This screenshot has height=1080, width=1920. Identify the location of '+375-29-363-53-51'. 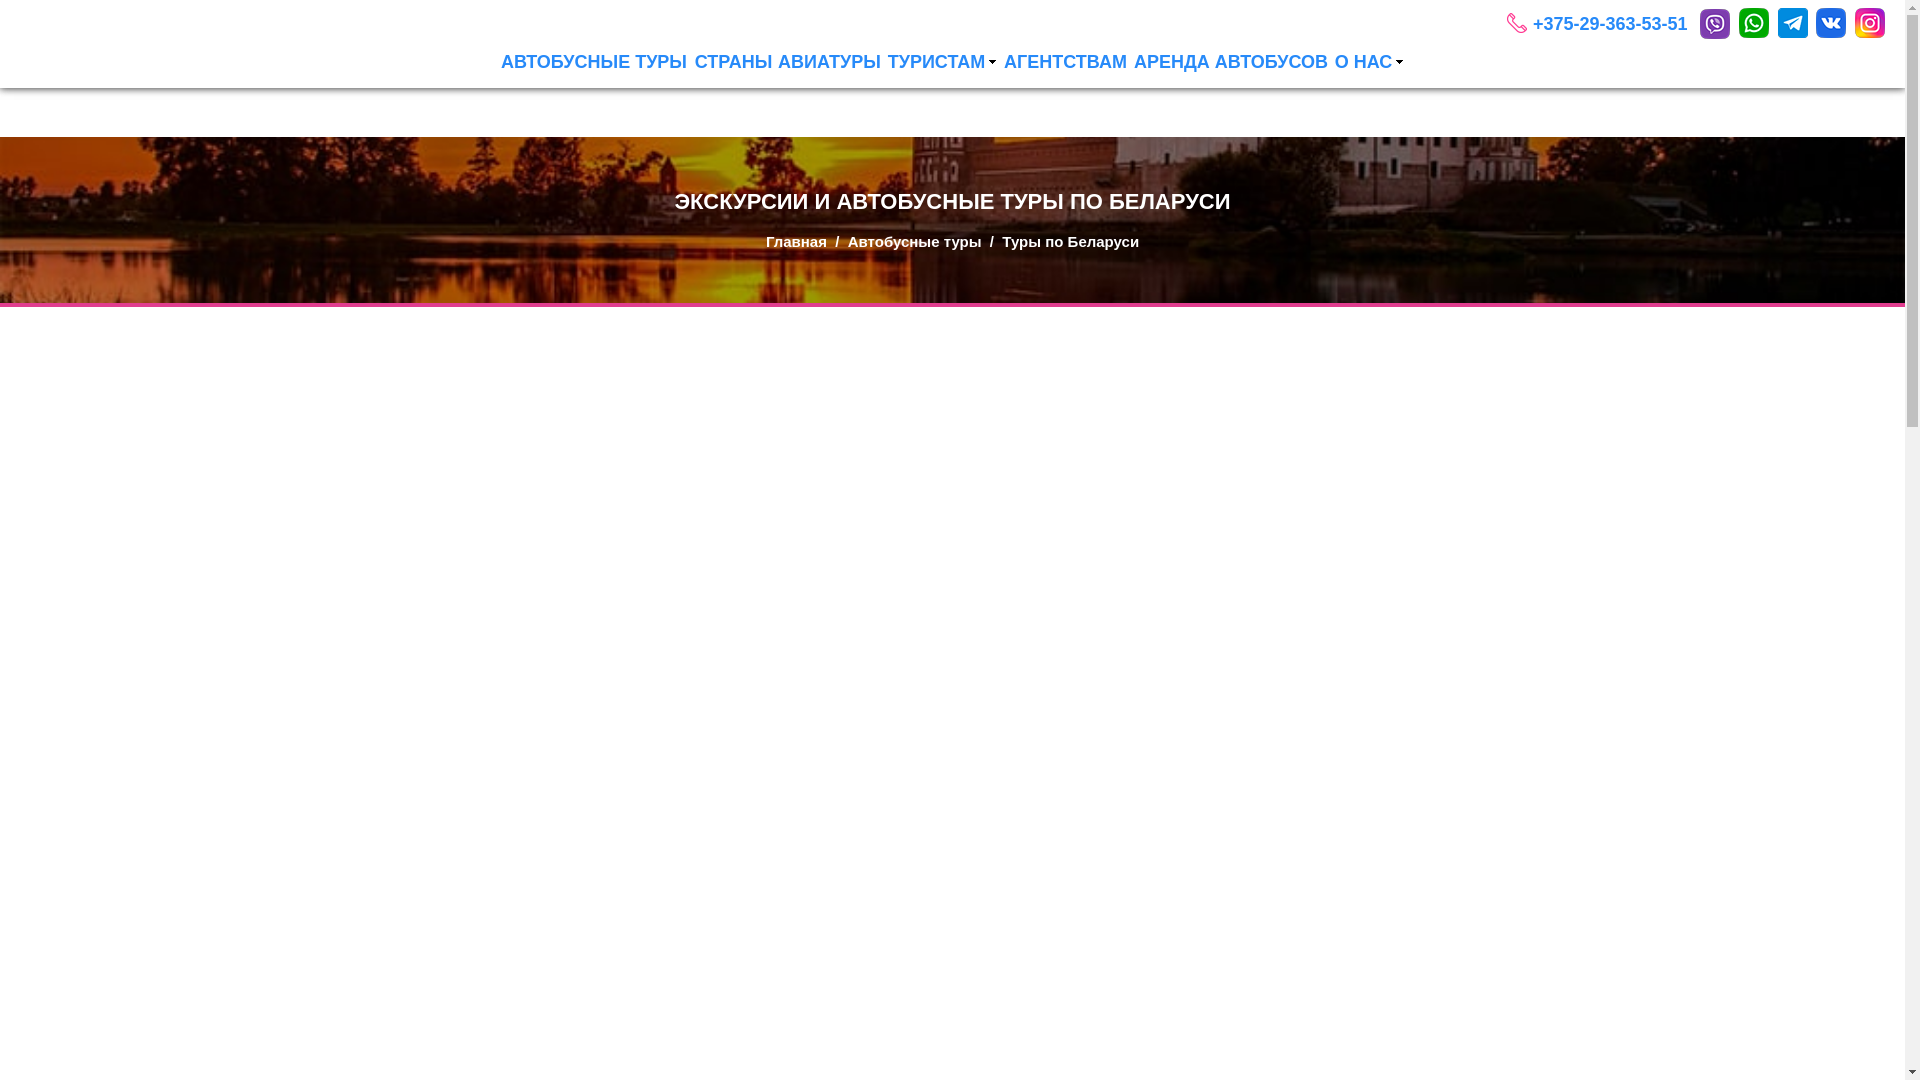
(1612, 23).